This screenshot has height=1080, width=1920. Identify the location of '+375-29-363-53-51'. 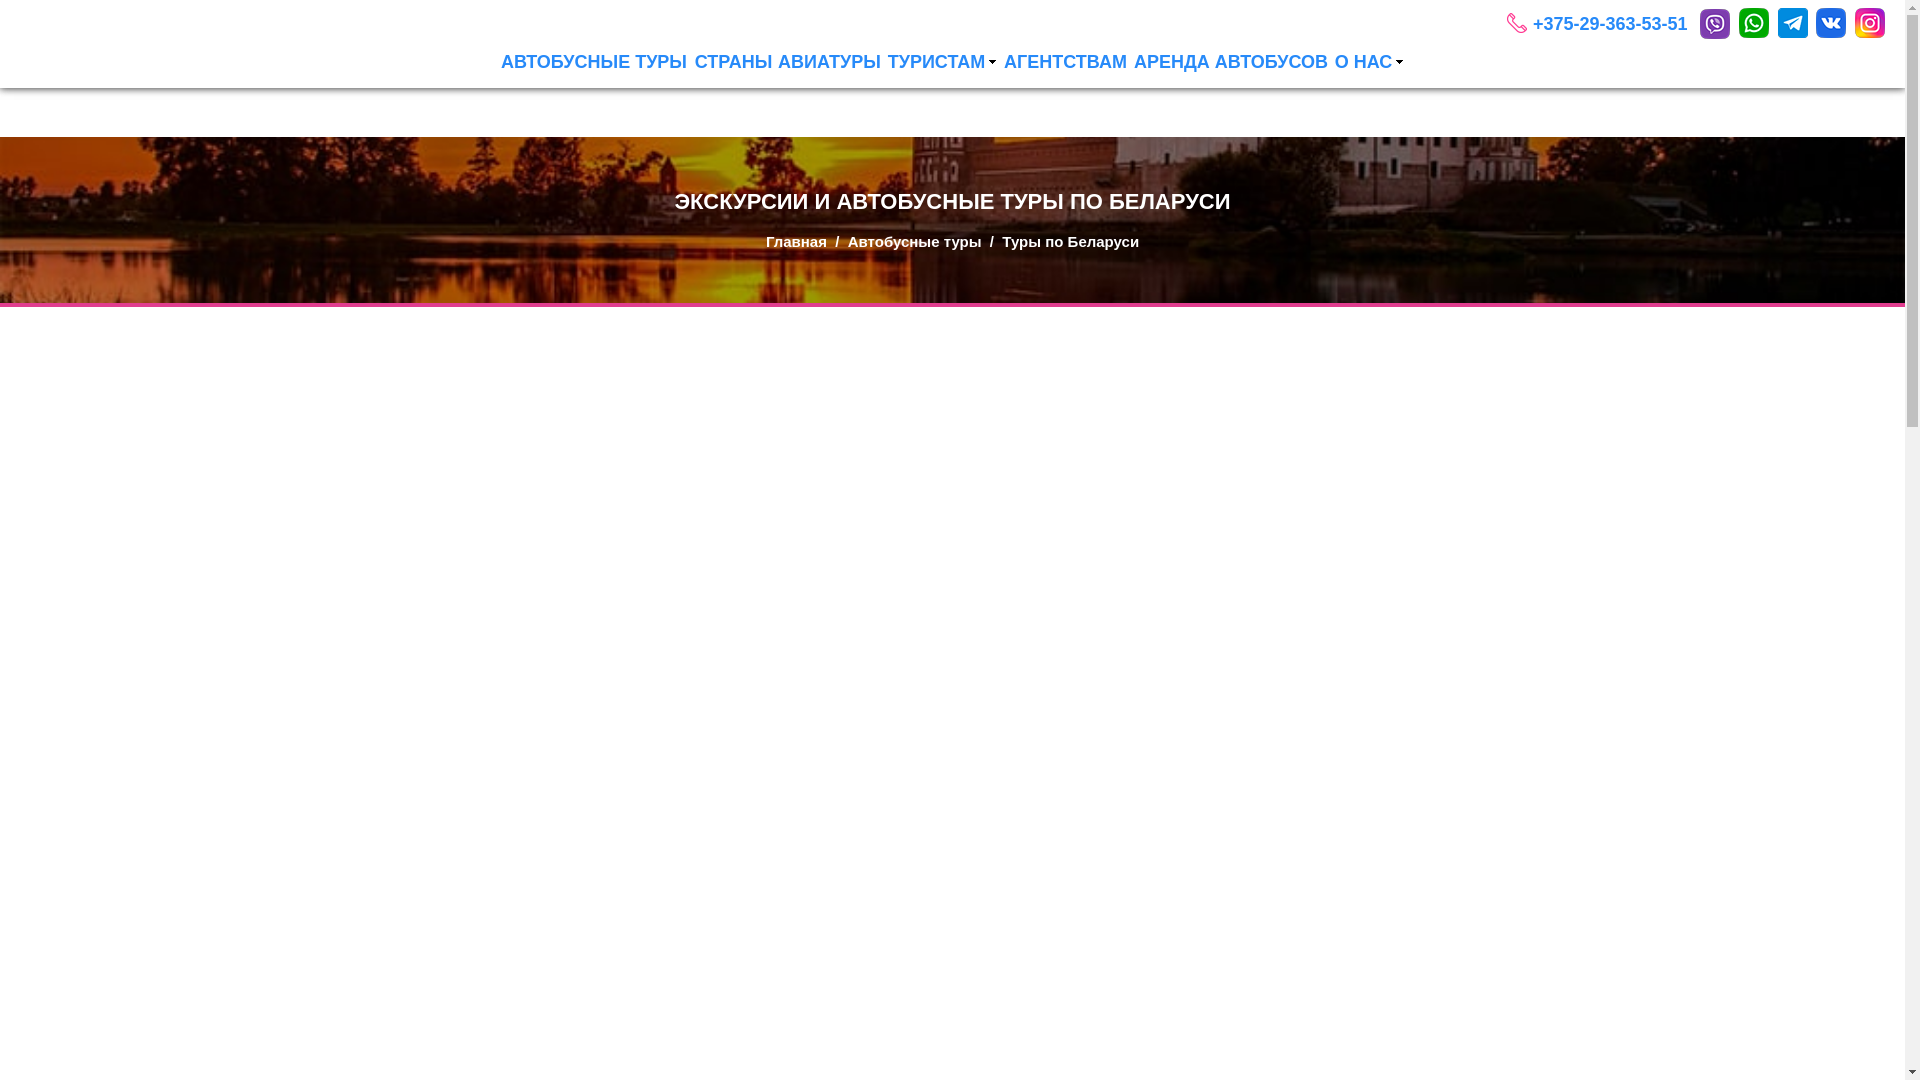
(1612, 23).